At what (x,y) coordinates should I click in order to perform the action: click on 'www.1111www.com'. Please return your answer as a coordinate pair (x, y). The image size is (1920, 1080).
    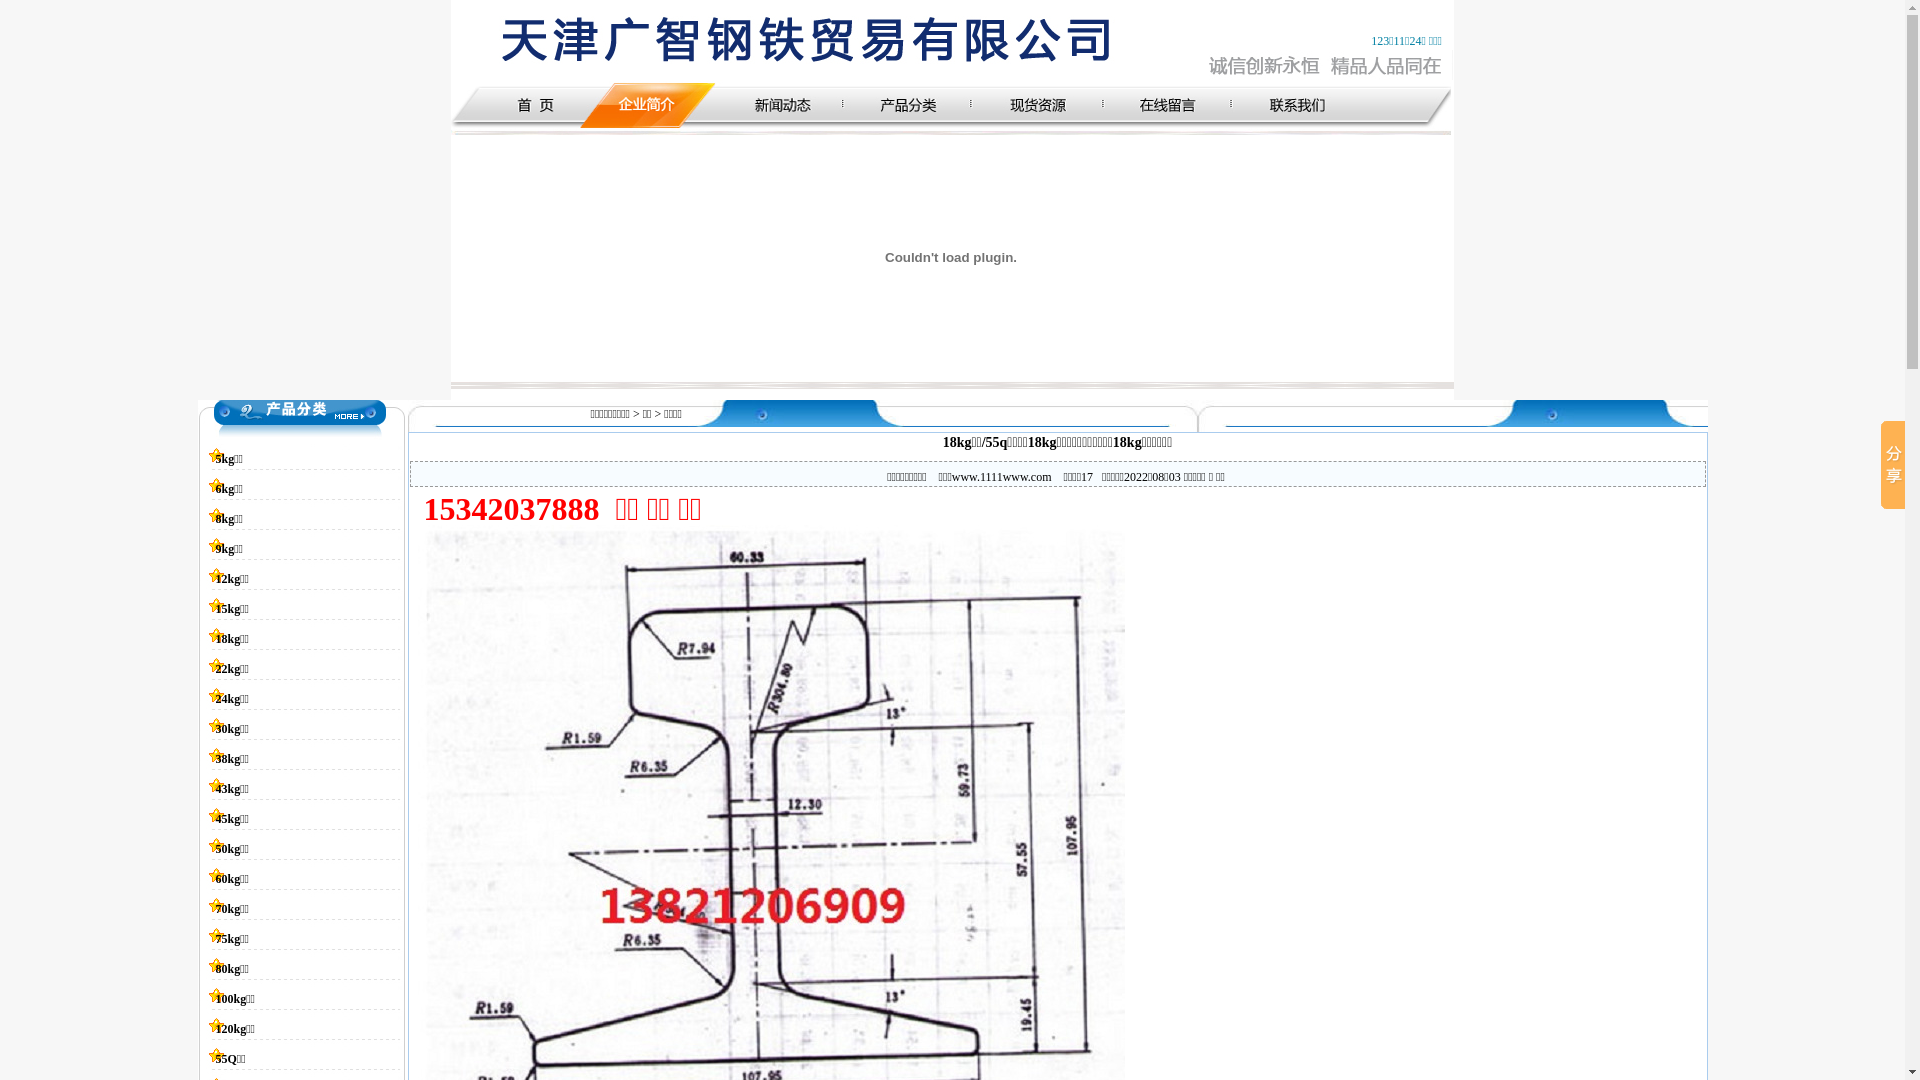
    Looking at the image, I should click on (950, 477).